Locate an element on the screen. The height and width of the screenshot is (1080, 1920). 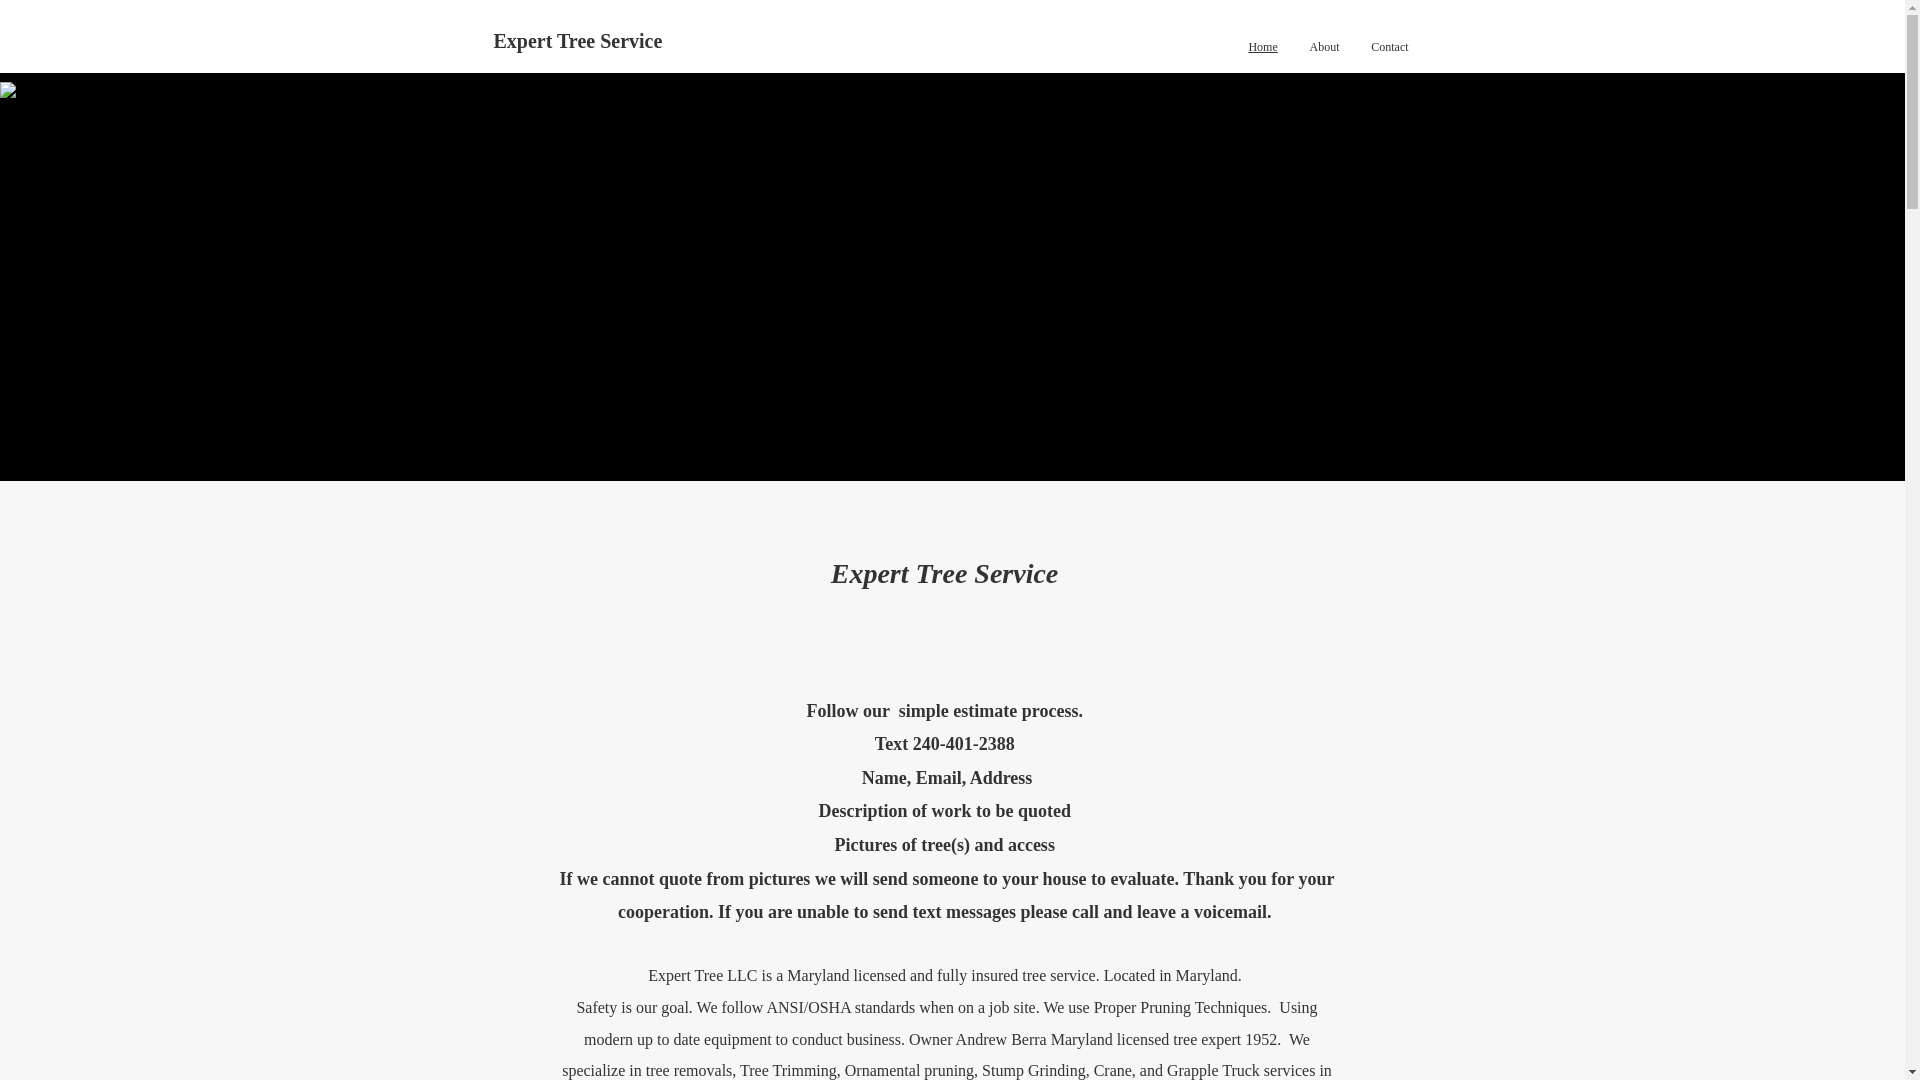
'About' is located at coordinates (1294, 45).